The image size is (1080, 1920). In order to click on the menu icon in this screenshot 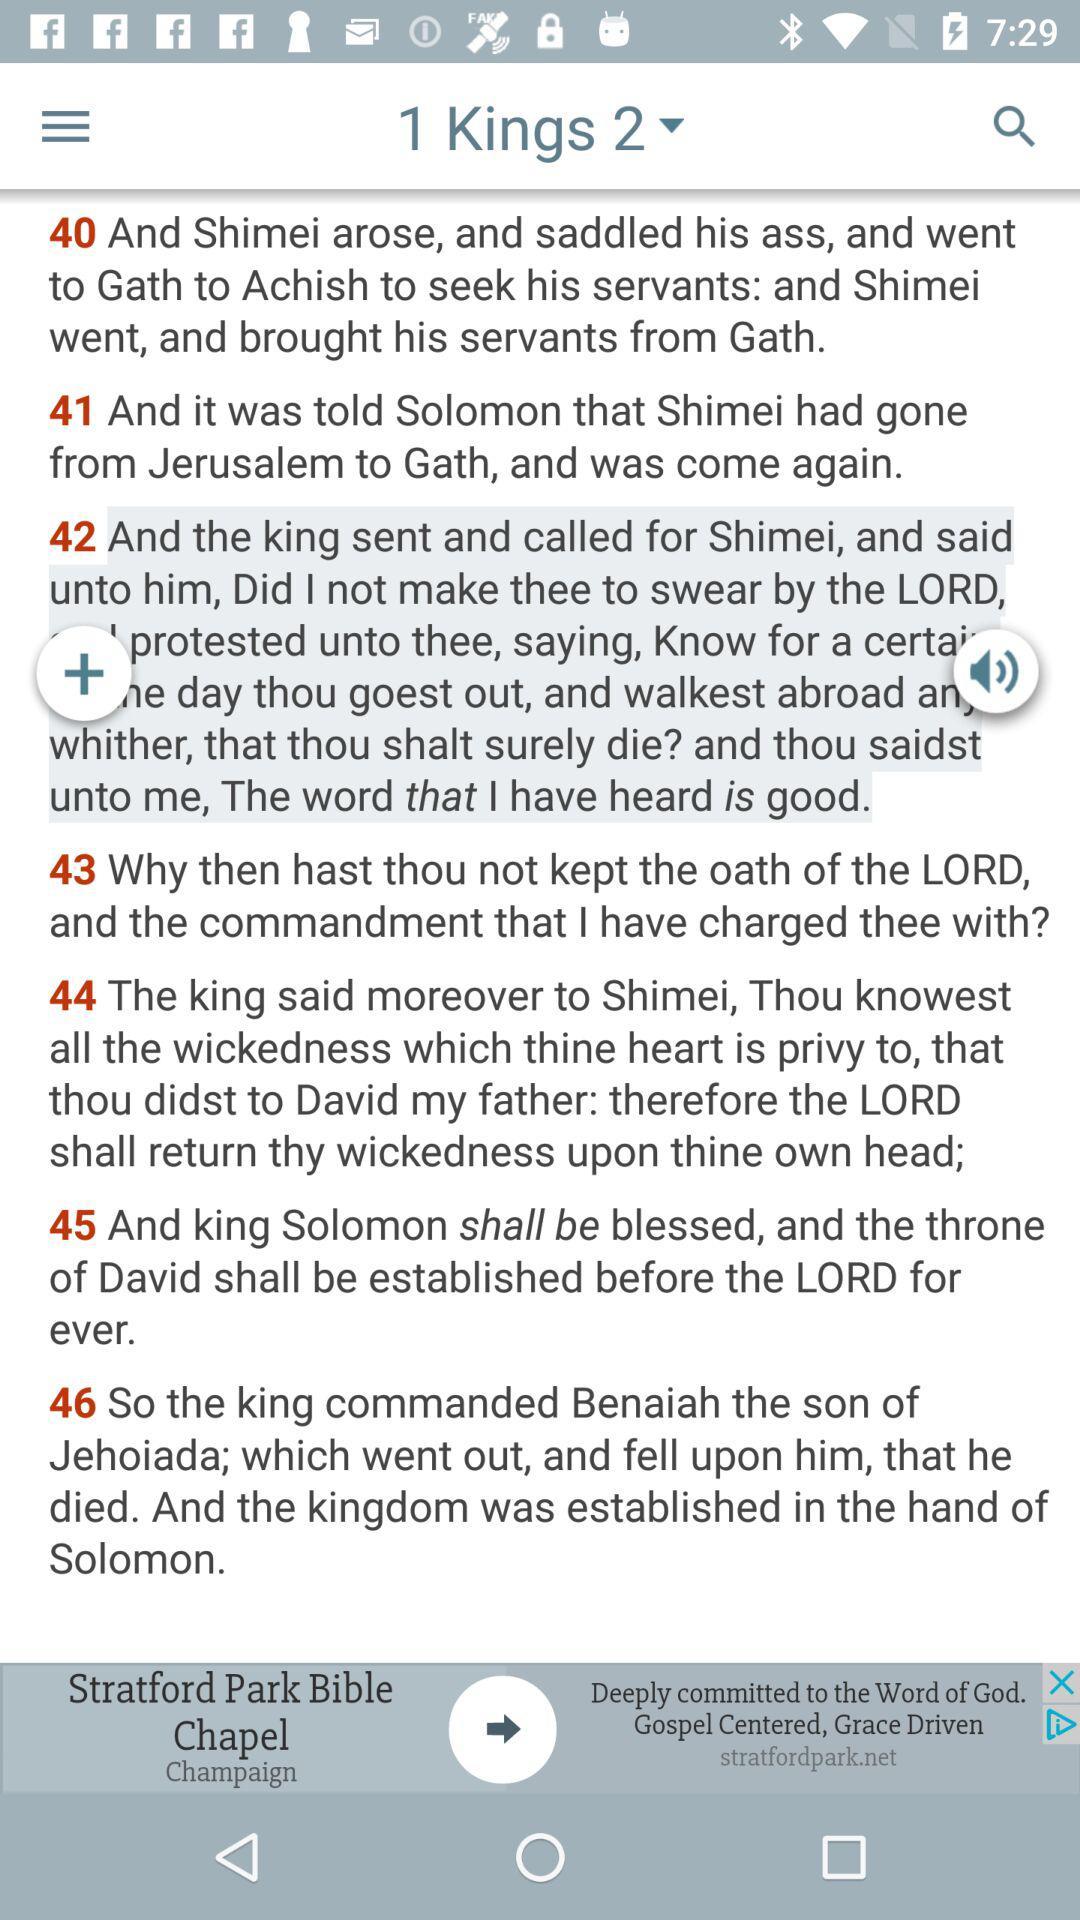, I will do `click(64, 124)`.